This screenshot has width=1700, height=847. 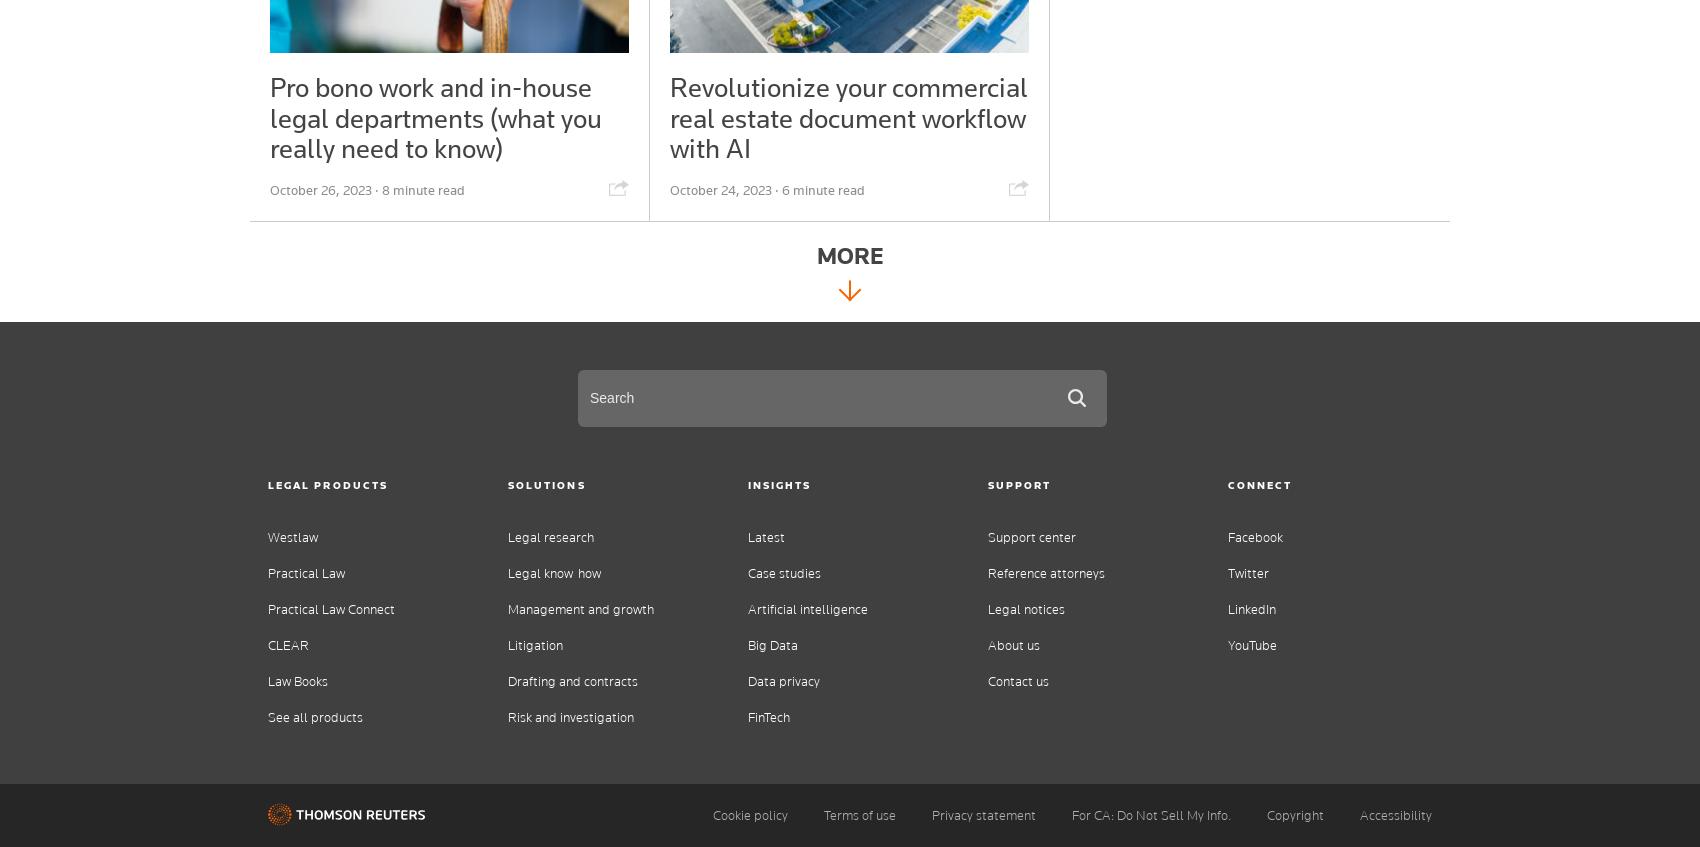 What do you see at coordinates (846, 117) in the screenshot?
I see `'Revolutionize your commercial real estate document workflow with AI'` at bounding box center [846, 117].